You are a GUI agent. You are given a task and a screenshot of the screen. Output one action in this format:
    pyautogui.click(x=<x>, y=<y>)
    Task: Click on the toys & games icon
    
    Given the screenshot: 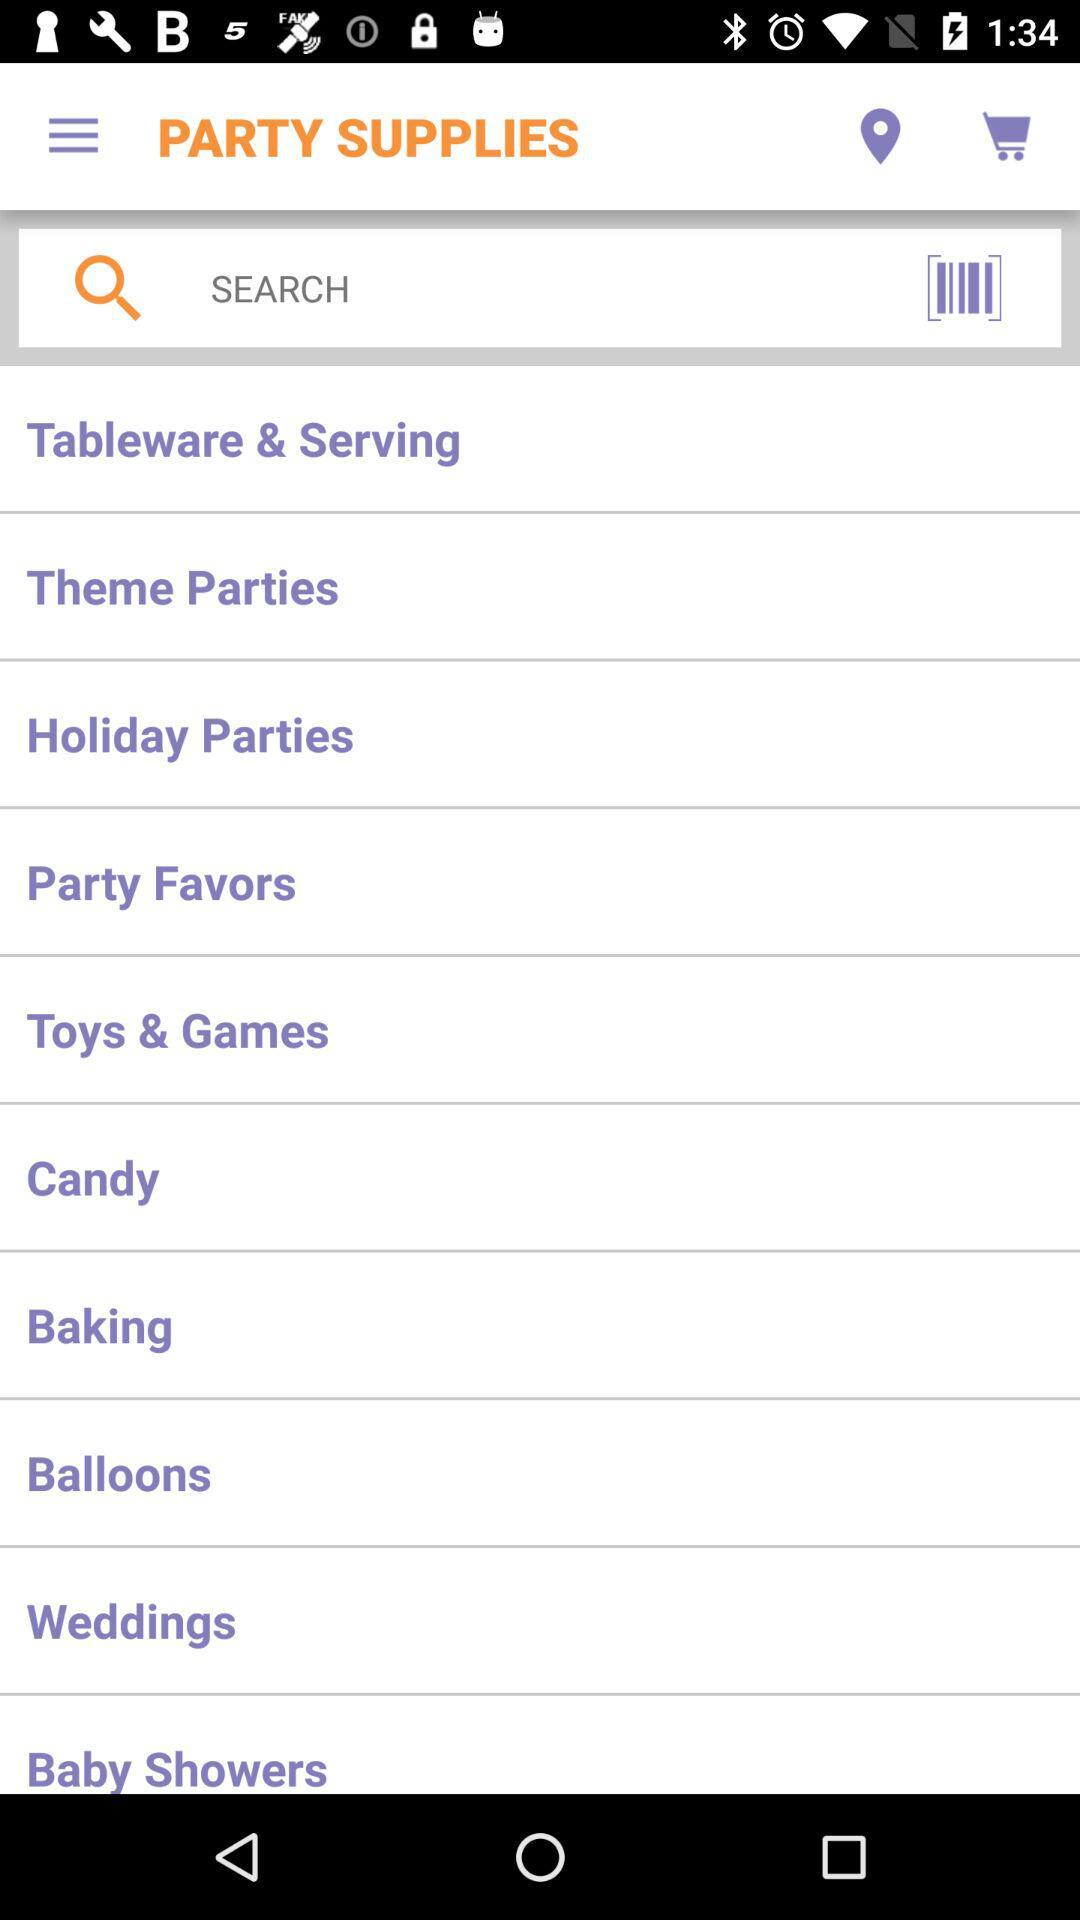 What is the action you would take?
    pyautogui.click(x=540, y=1029)
    